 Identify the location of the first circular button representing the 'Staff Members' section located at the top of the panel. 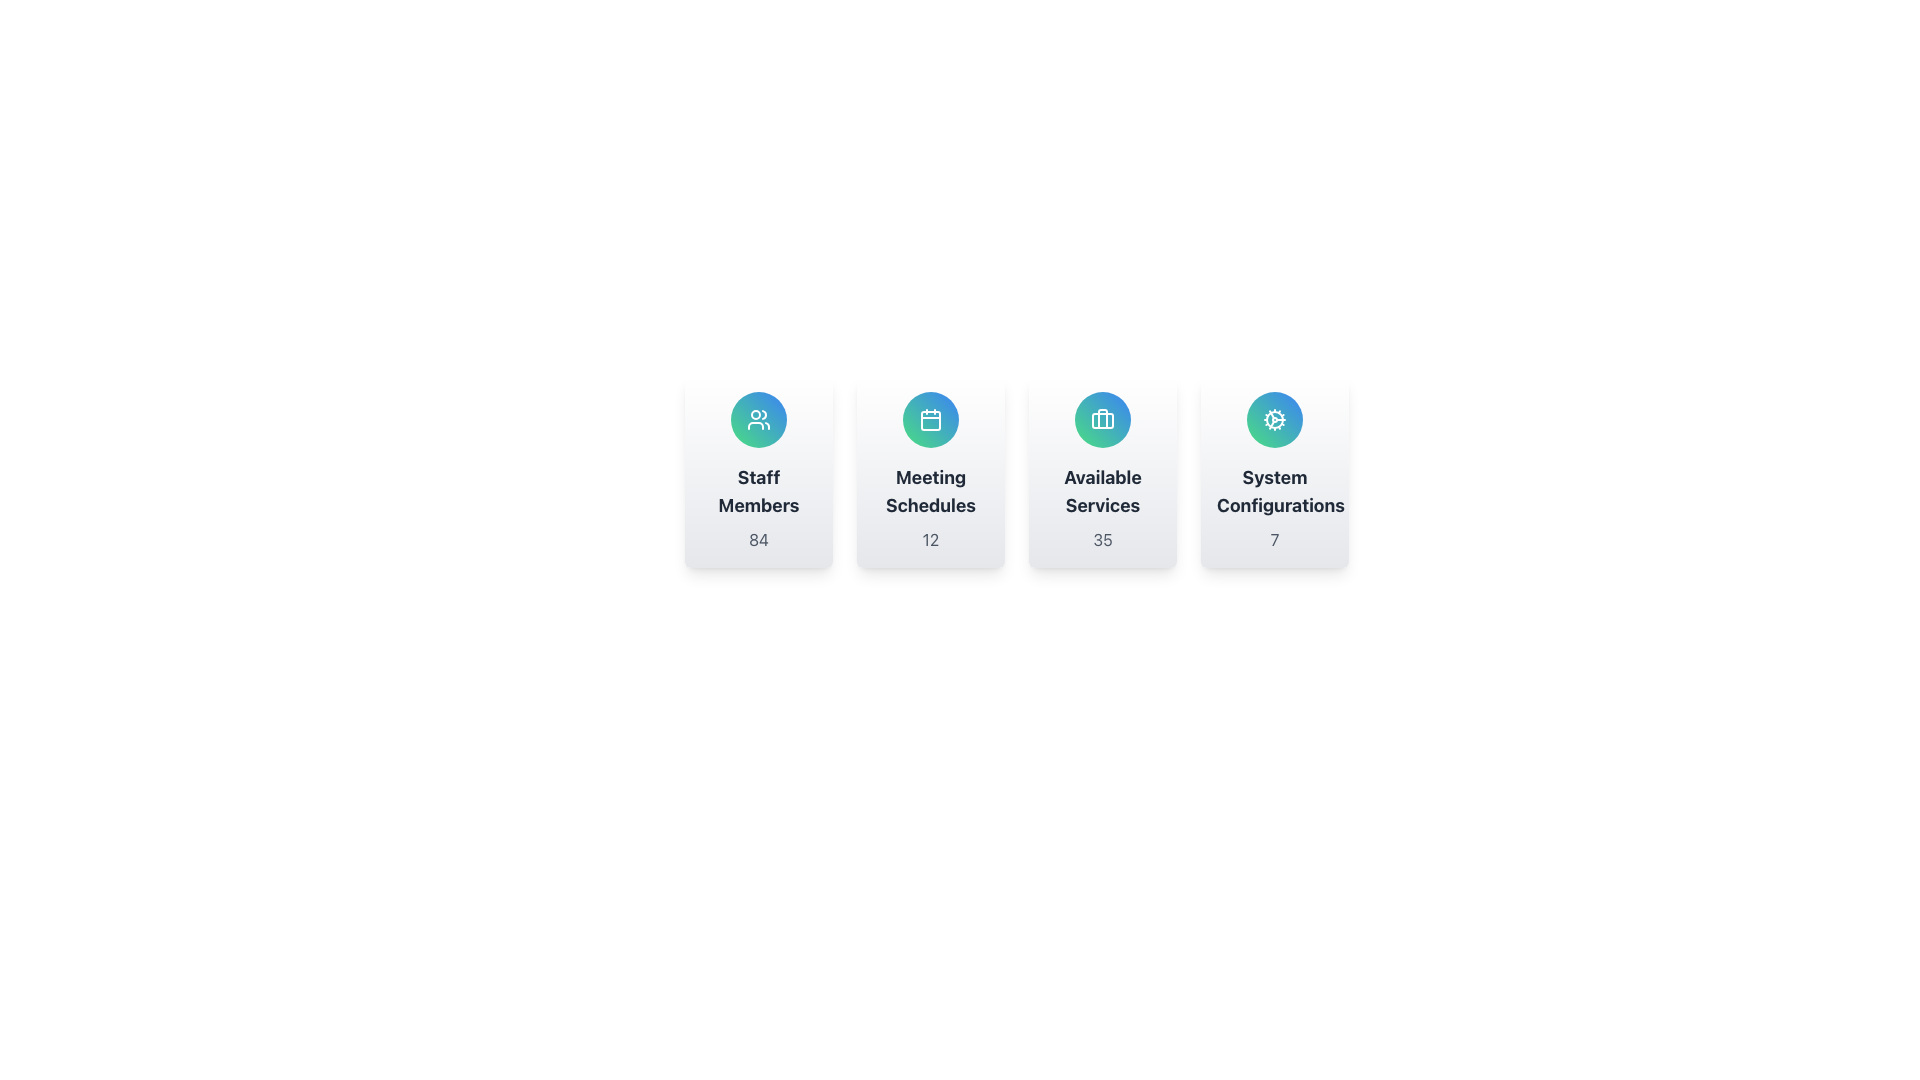
(757, 419).